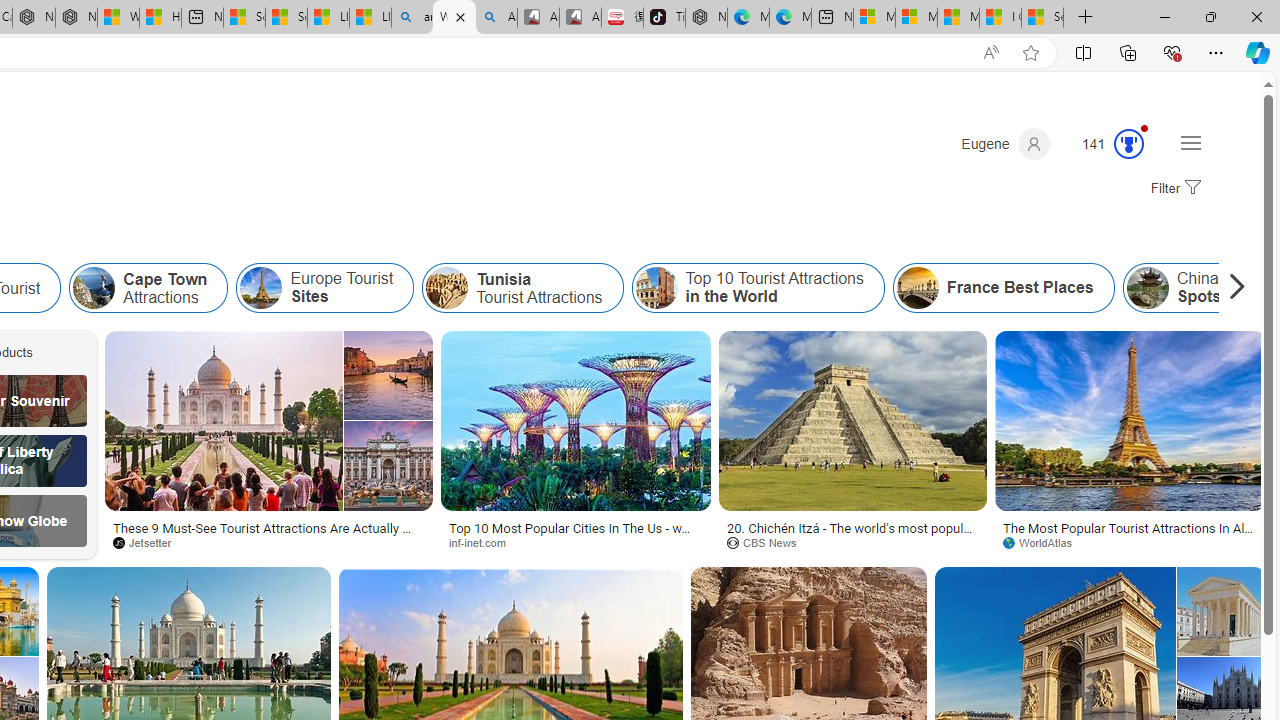  I want to click on 'Cape Town Attractions', so click(93, 288).